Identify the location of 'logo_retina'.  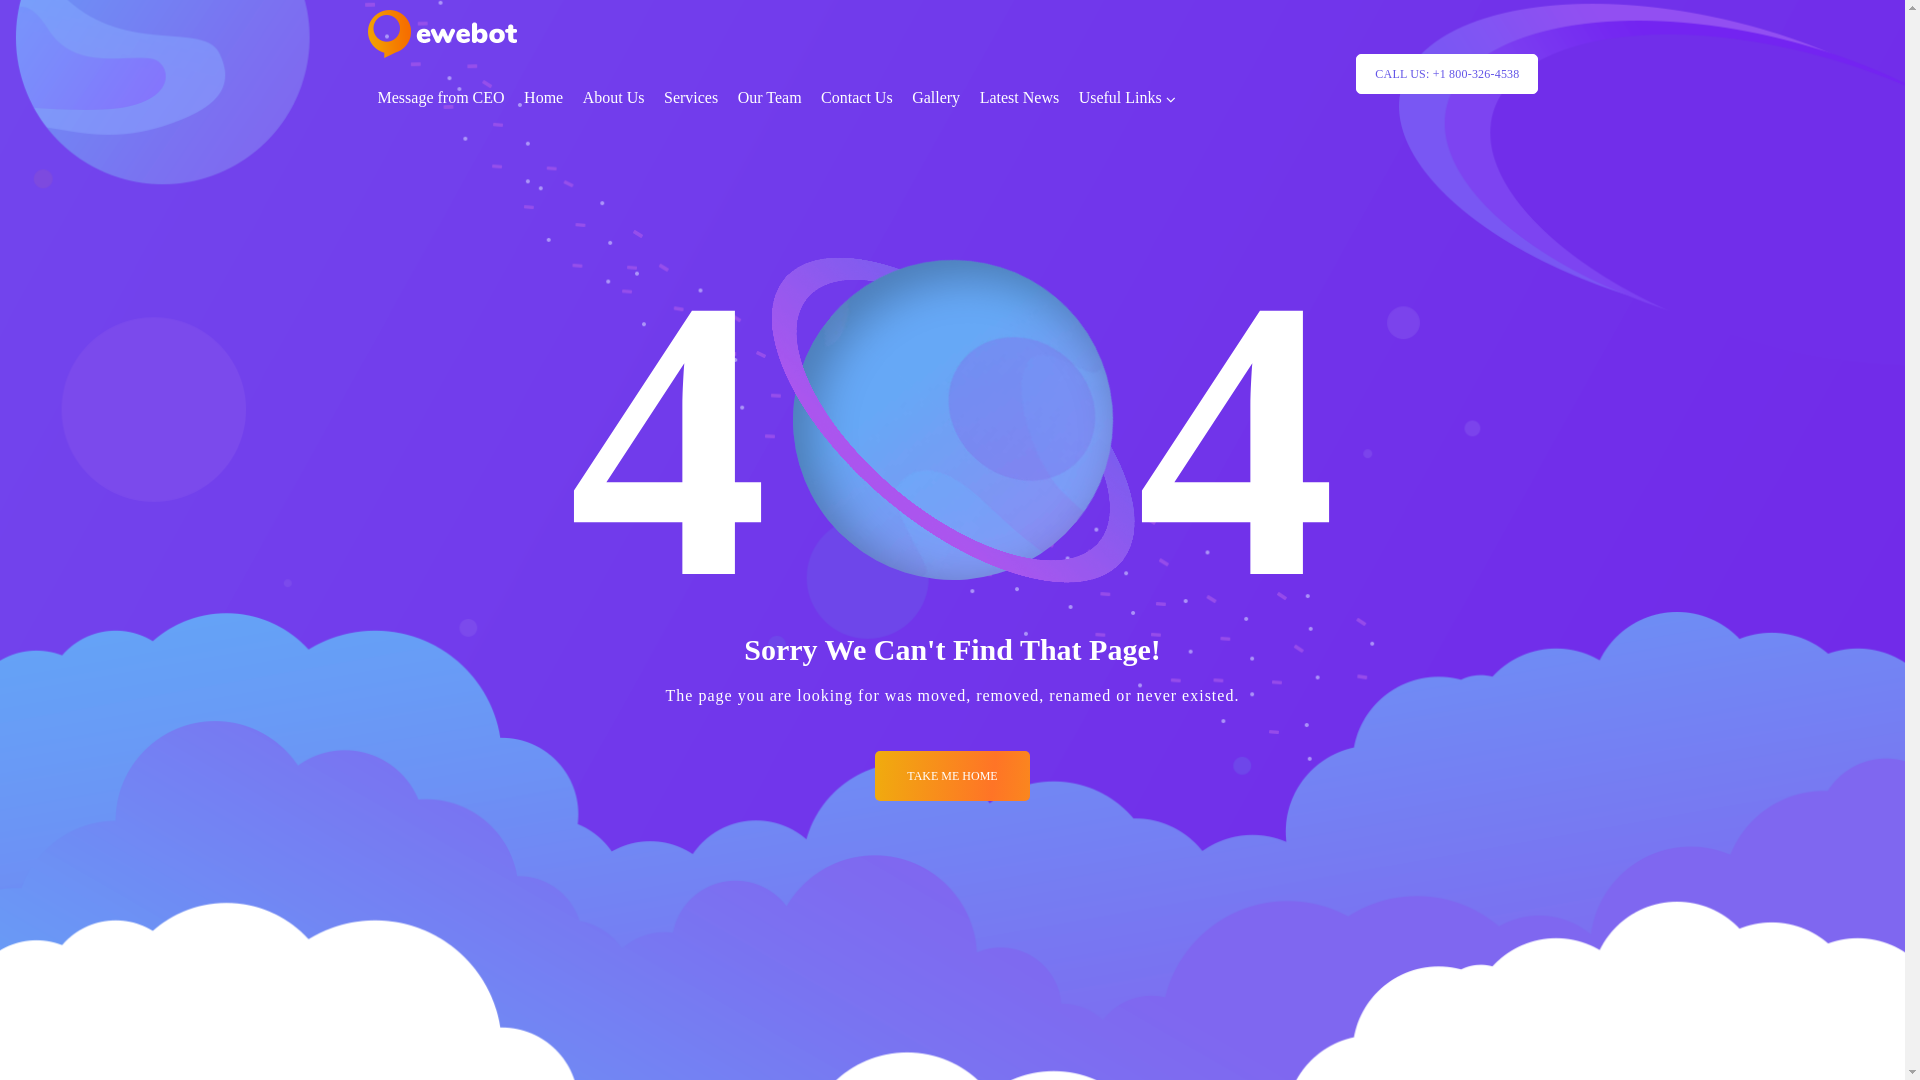
(441, 34).